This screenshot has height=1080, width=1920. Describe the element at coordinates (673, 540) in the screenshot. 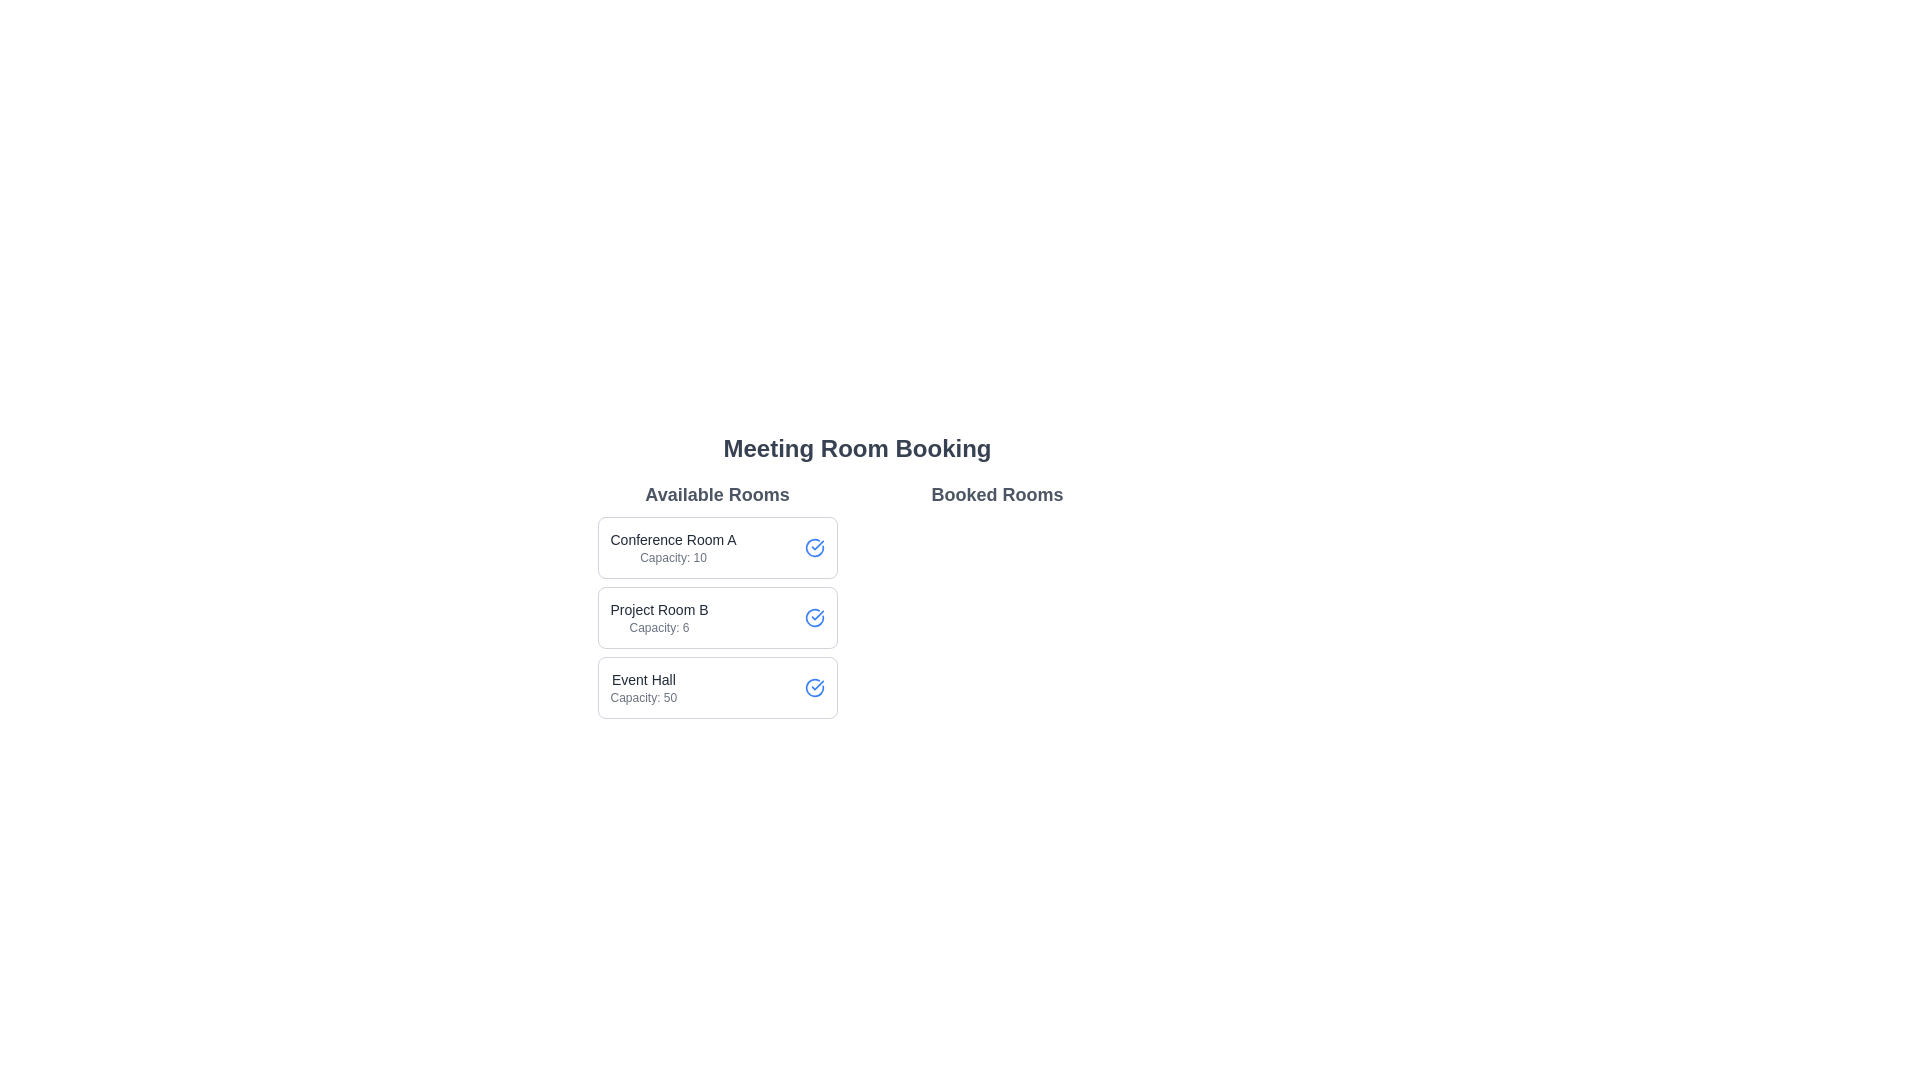

I see `text 'Conference Room A' which is displayed in medium-weight gray font above the text indicating the room's capacity` at that location.